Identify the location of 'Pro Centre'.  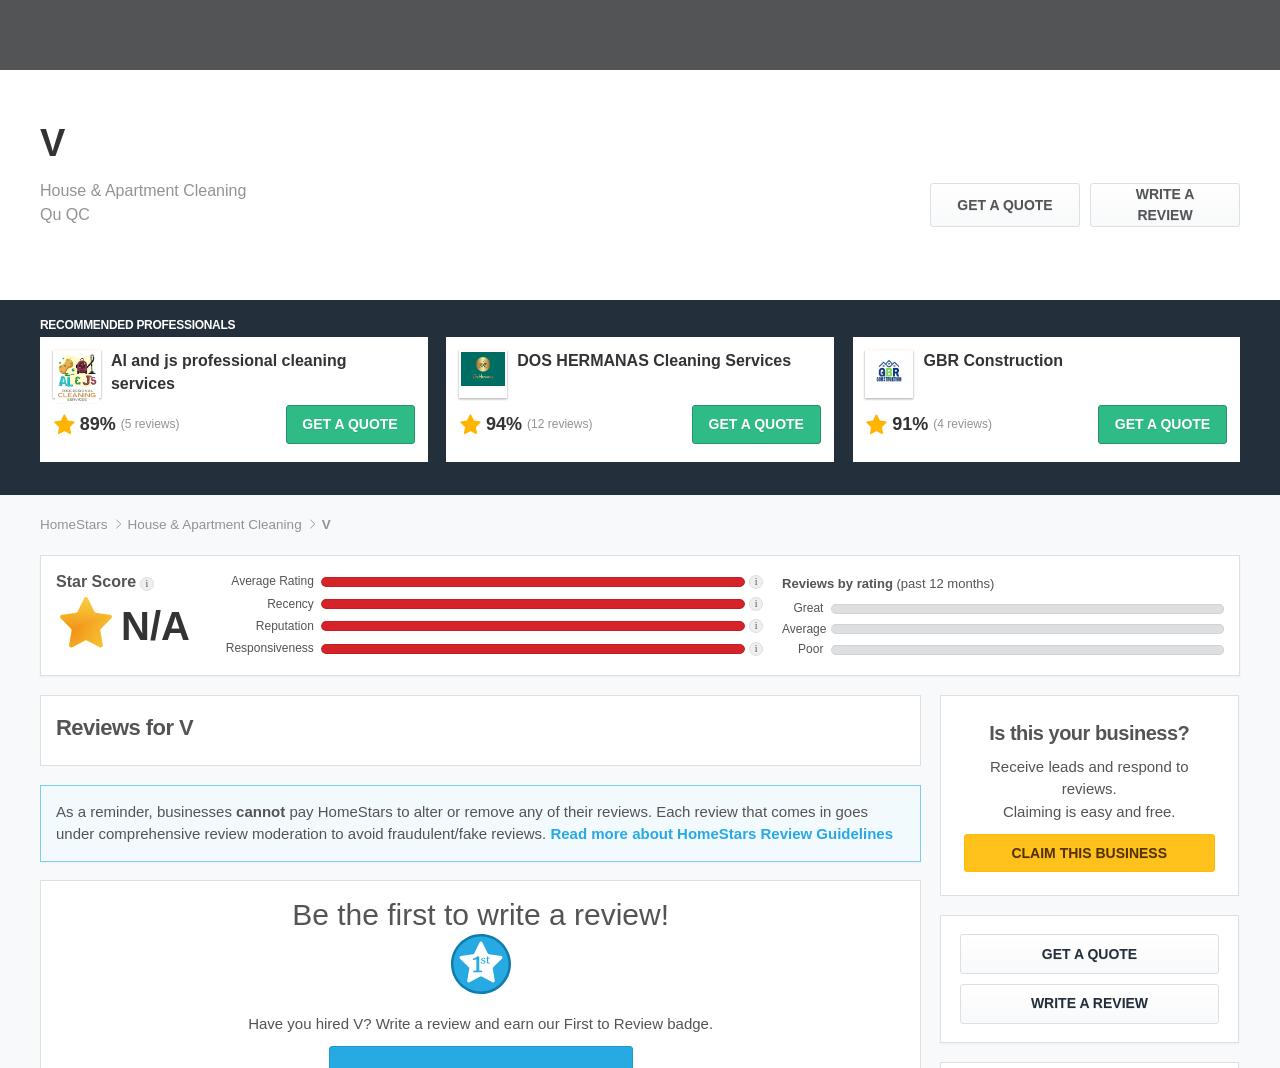
(379, 855).